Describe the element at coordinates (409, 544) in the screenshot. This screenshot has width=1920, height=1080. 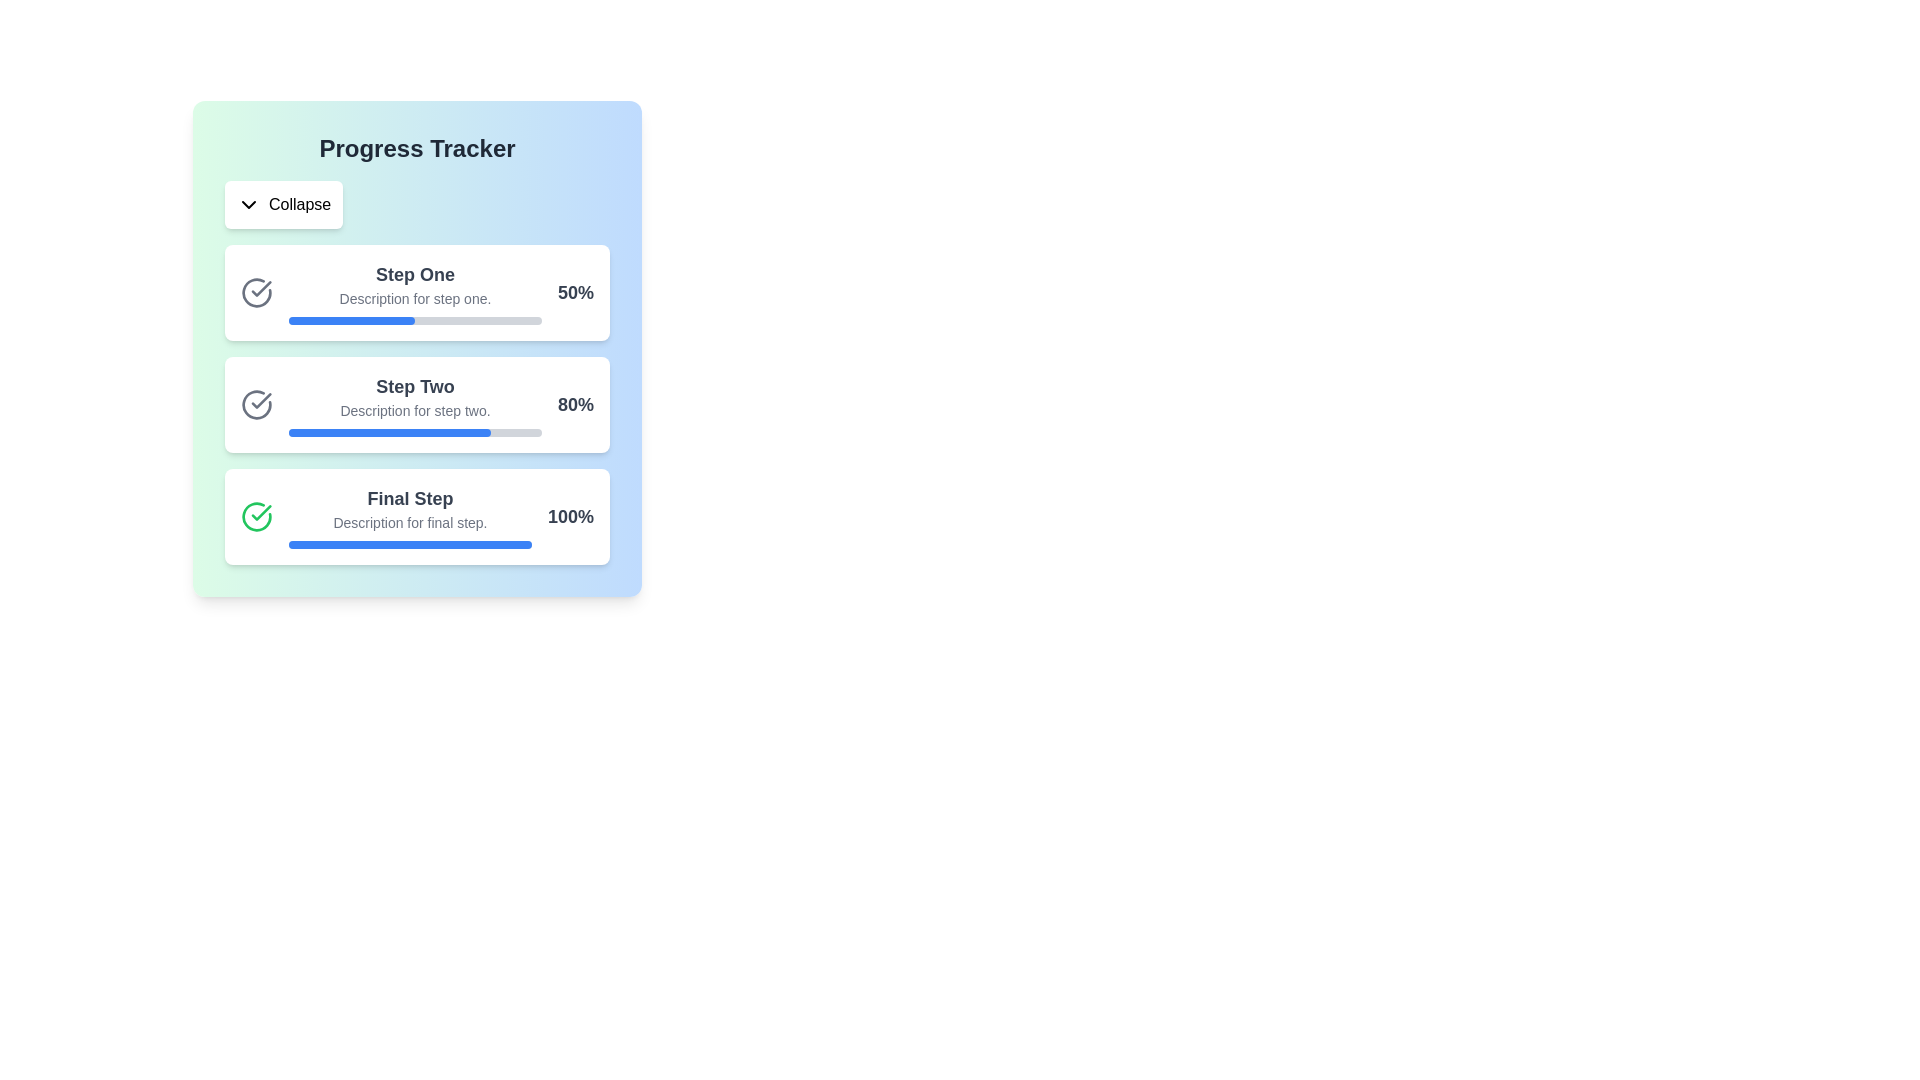
I see `the progress bar located in the 'Final Step' section of the progress tracker, which visually indicates task completion with a filled blue bar` at that location.